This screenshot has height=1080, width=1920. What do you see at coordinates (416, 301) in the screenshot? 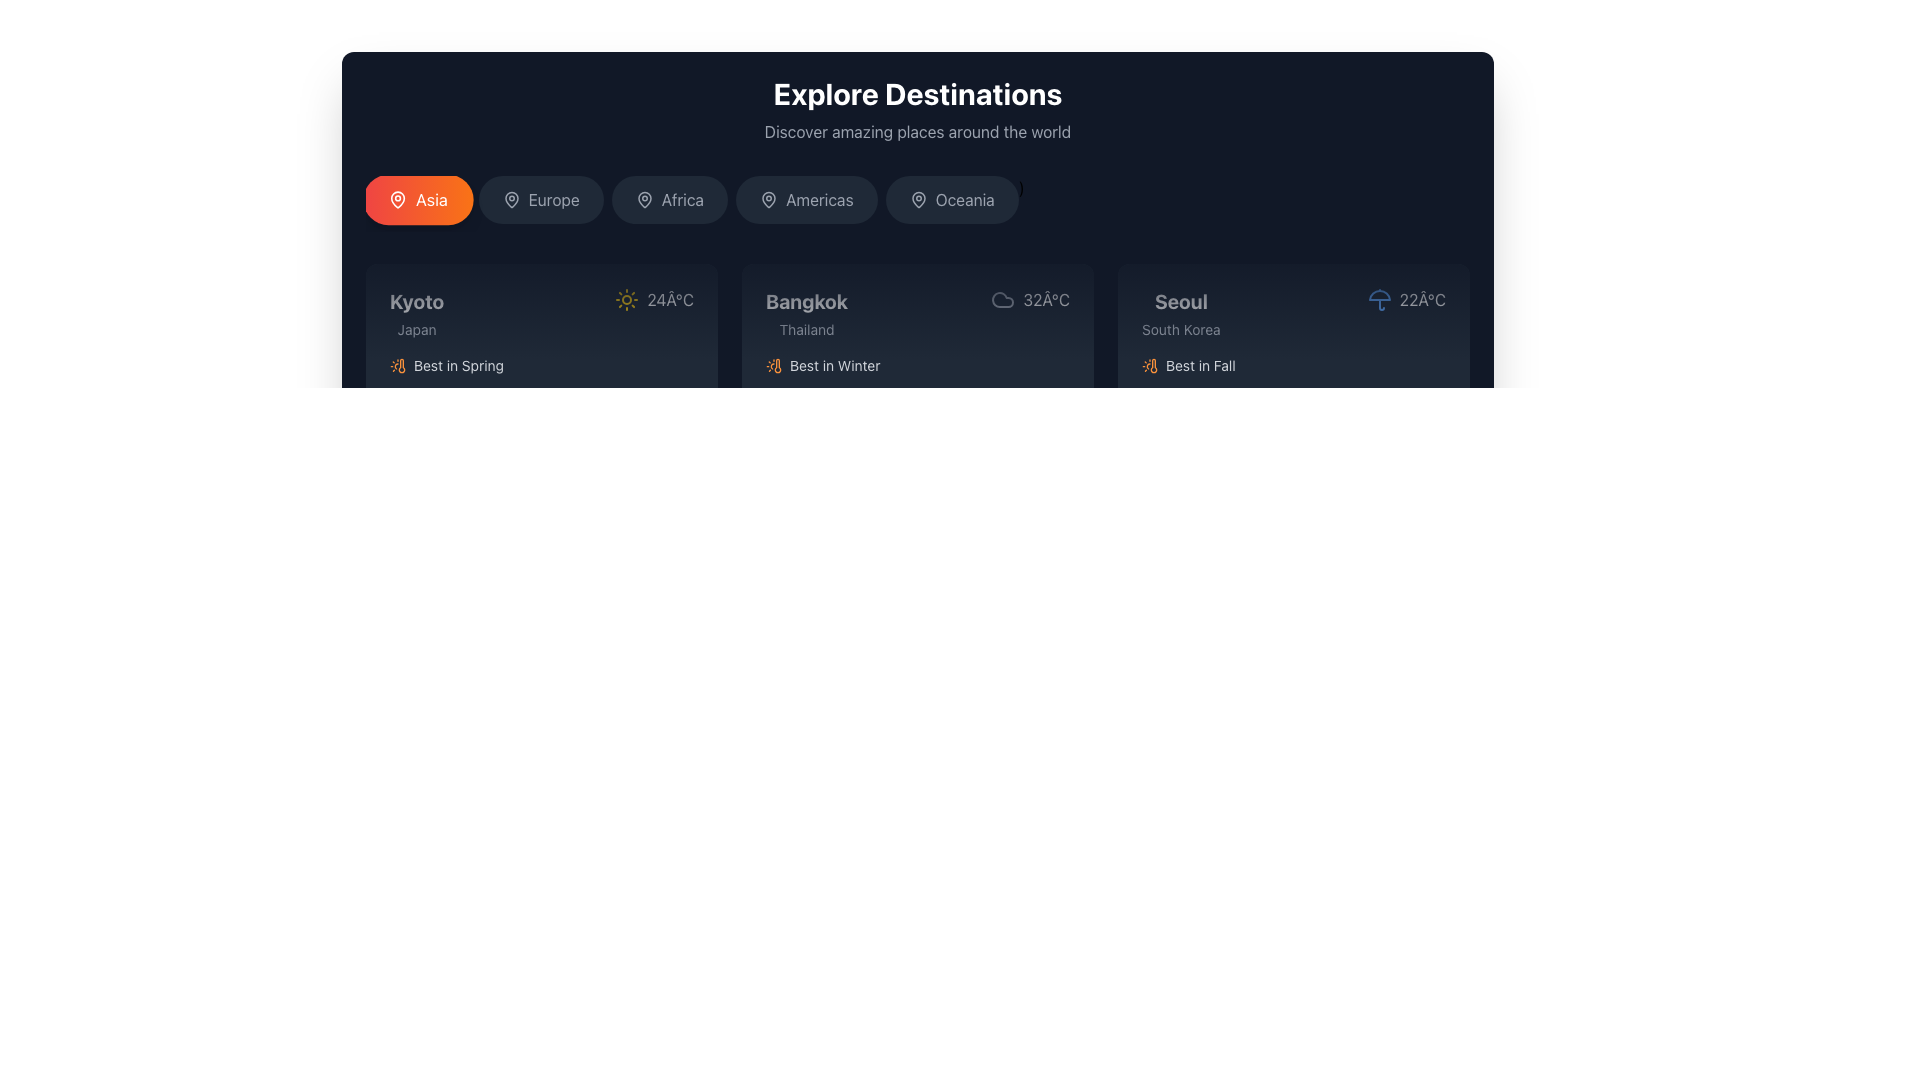
I see `text displayed in the heading labeled 'Kyoto', which serves as the primary title for the associated card located at the top-left side of the card within a grid layout` at bounding box center [416, 301].